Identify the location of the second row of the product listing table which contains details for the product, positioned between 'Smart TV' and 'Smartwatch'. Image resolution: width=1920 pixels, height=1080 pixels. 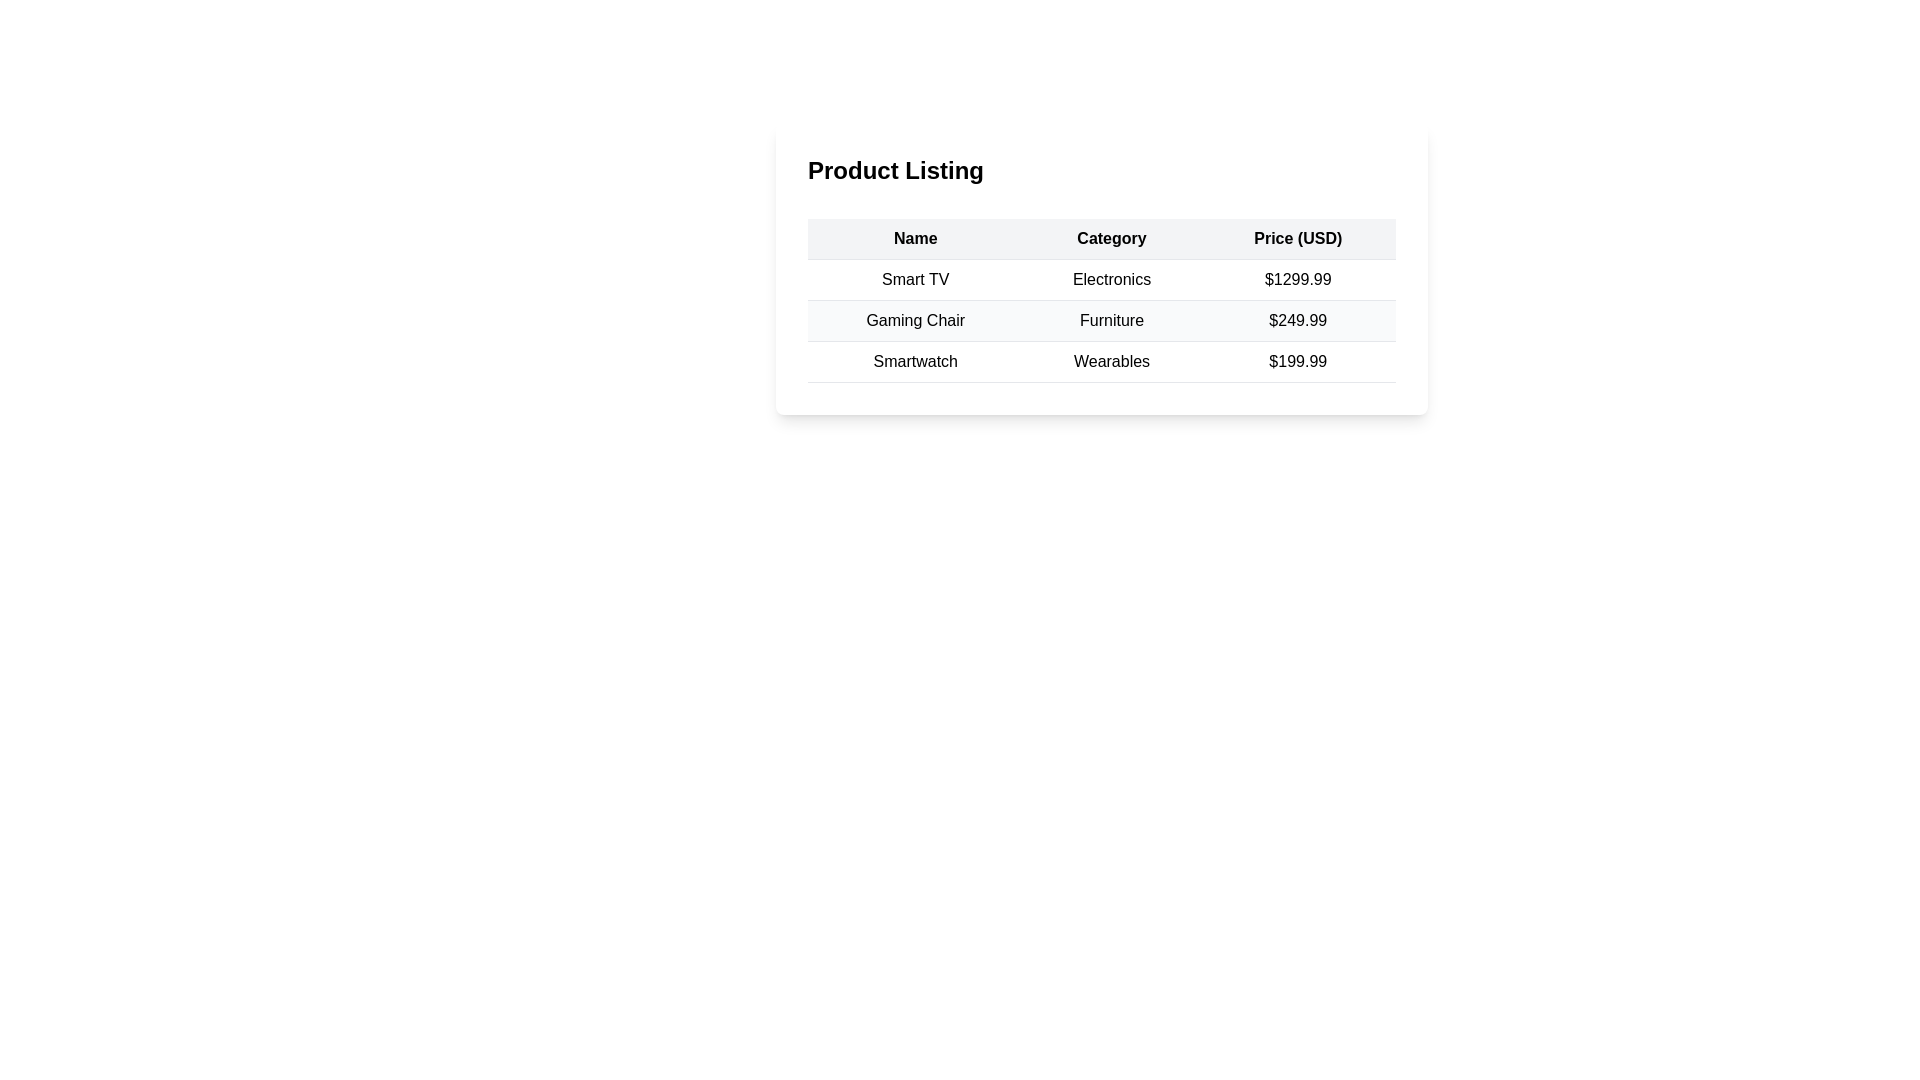
(1101, 319).